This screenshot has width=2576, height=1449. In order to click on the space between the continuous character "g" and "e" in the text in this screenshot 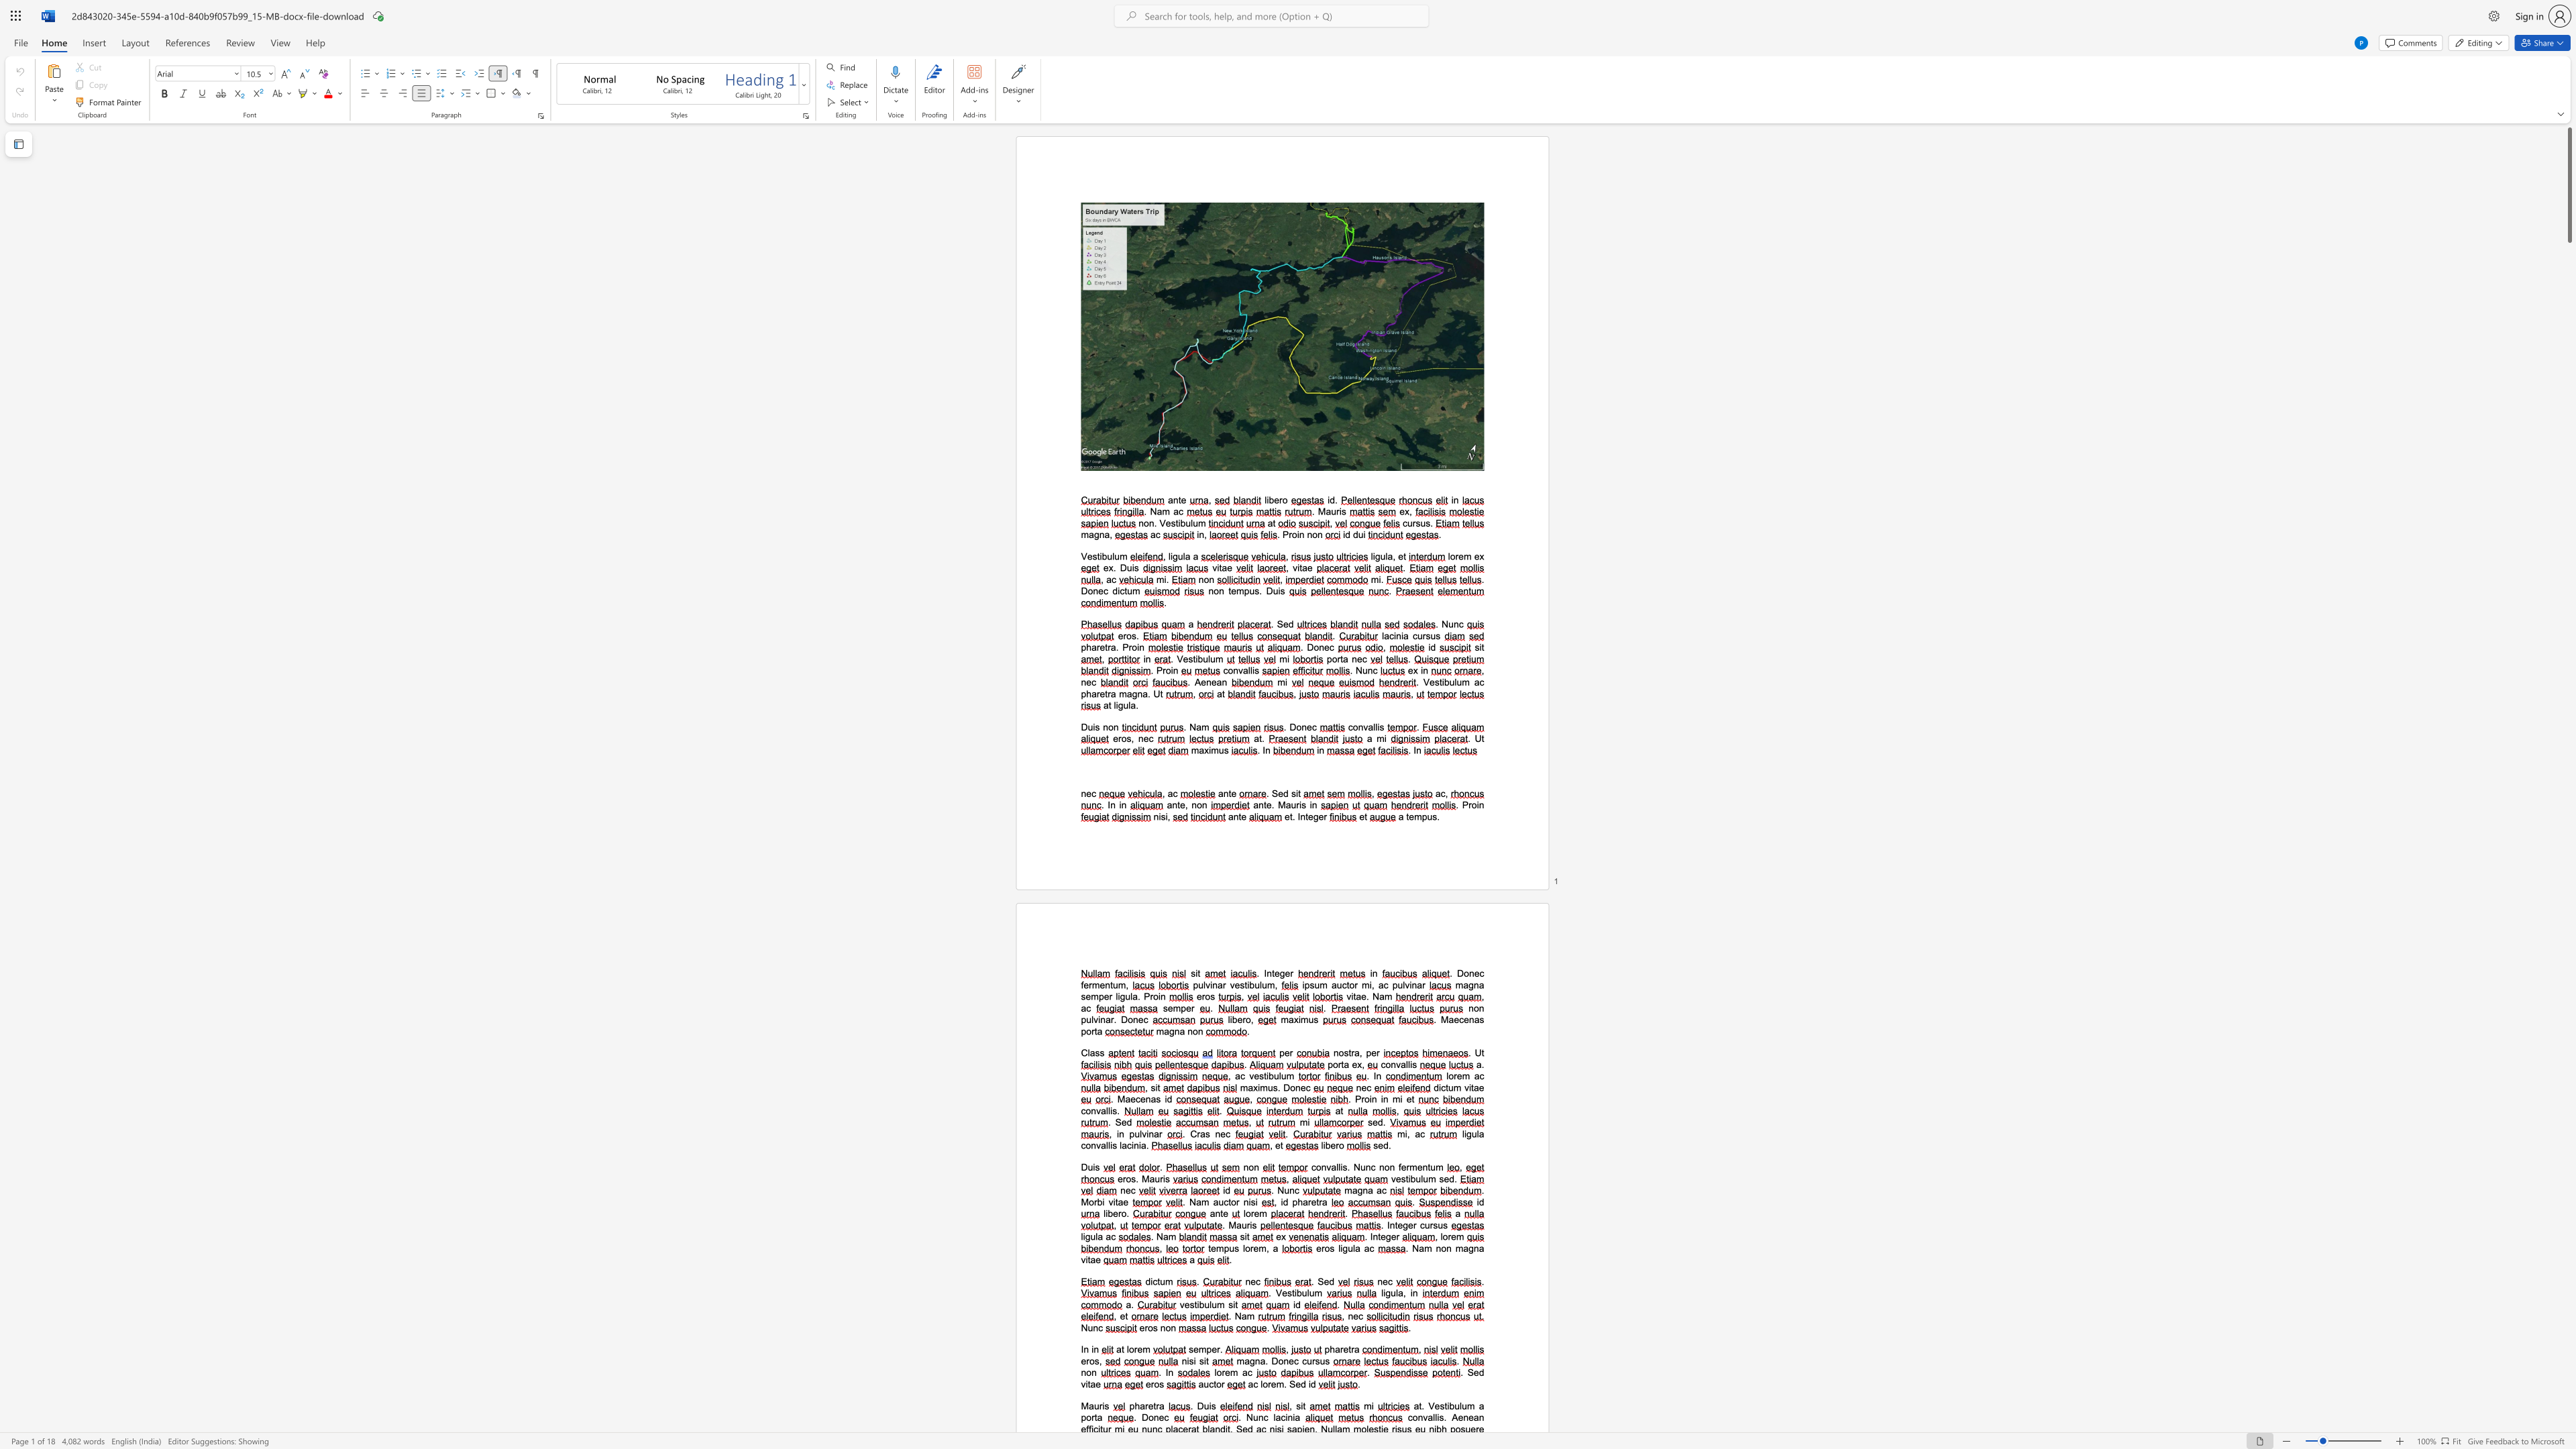, I will do `click(1318, 816)`.